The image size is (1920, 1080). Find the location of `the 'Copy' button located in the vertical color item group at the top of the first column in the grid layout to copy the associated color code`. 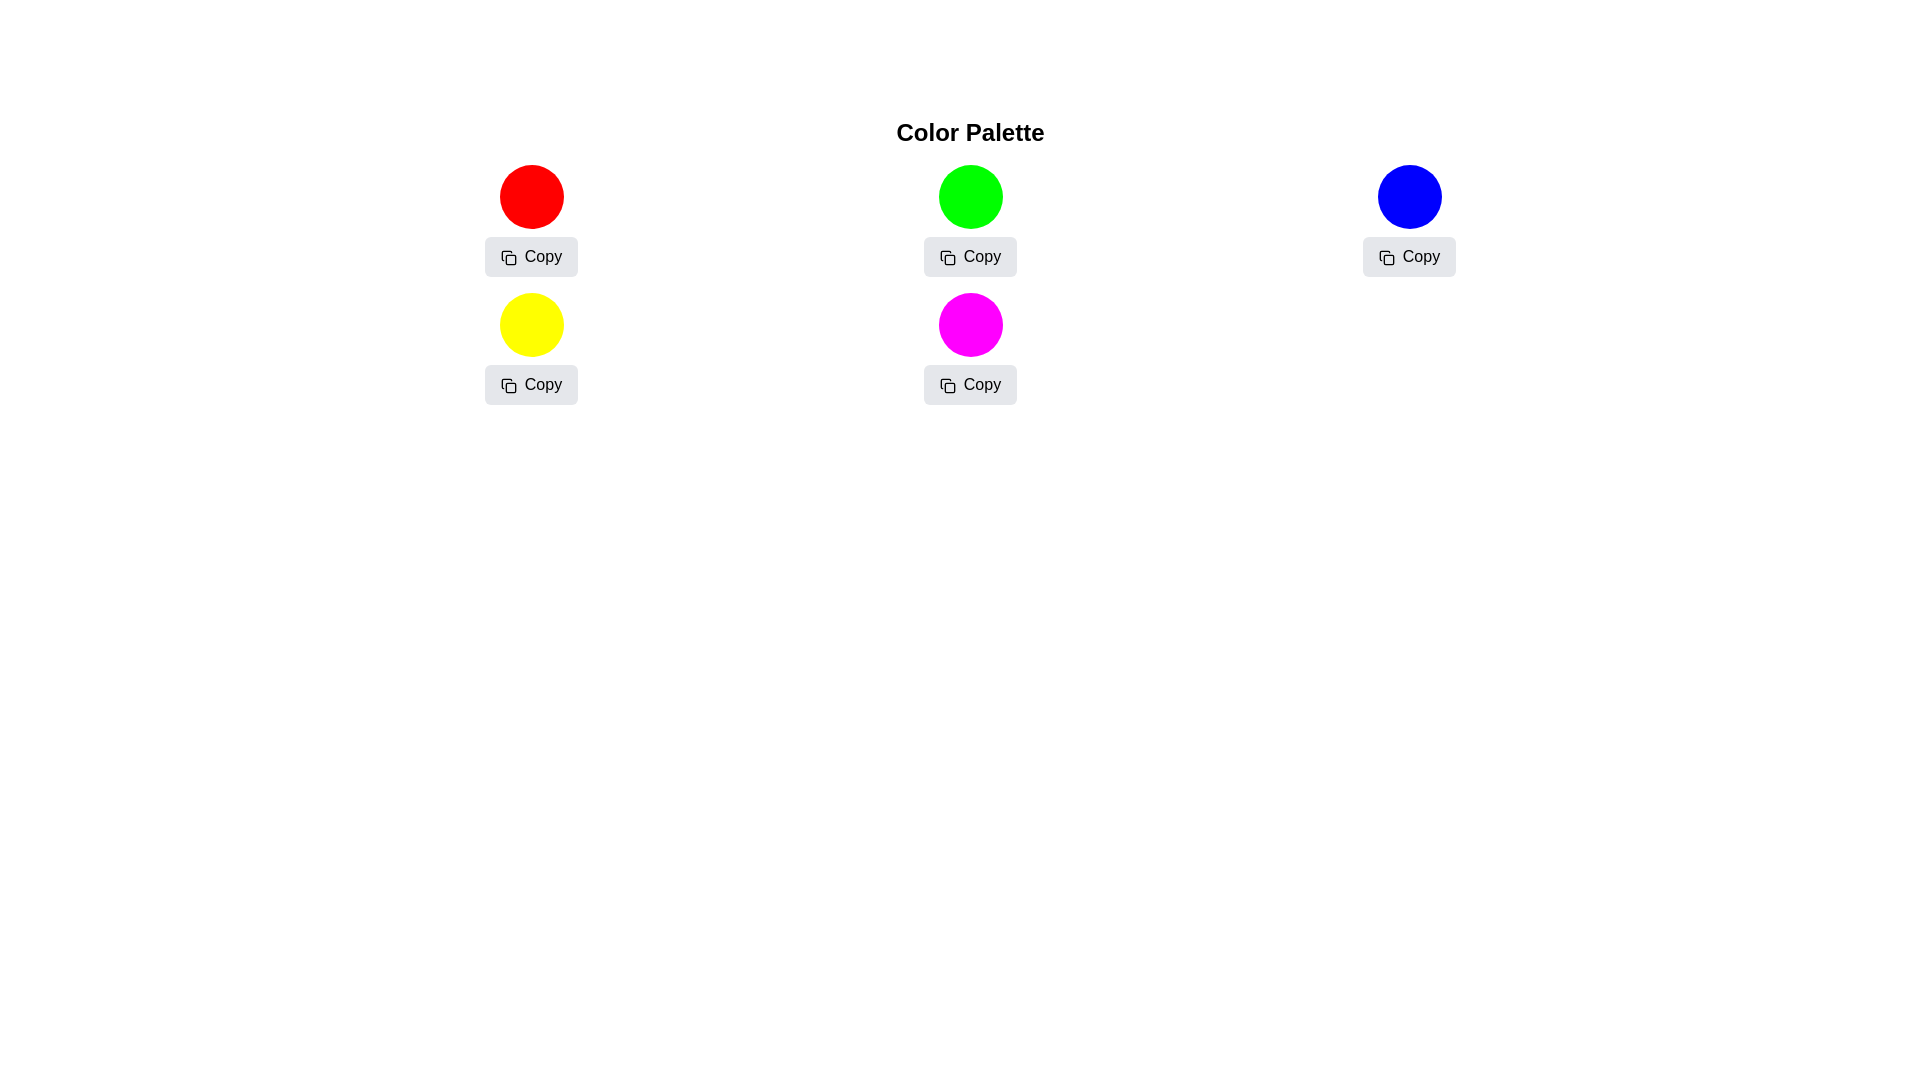

the 'Copy' button located in the vertical color item group at the top of the first column in the grid layout to copy the associated color code is located at coordinates (531, 220).